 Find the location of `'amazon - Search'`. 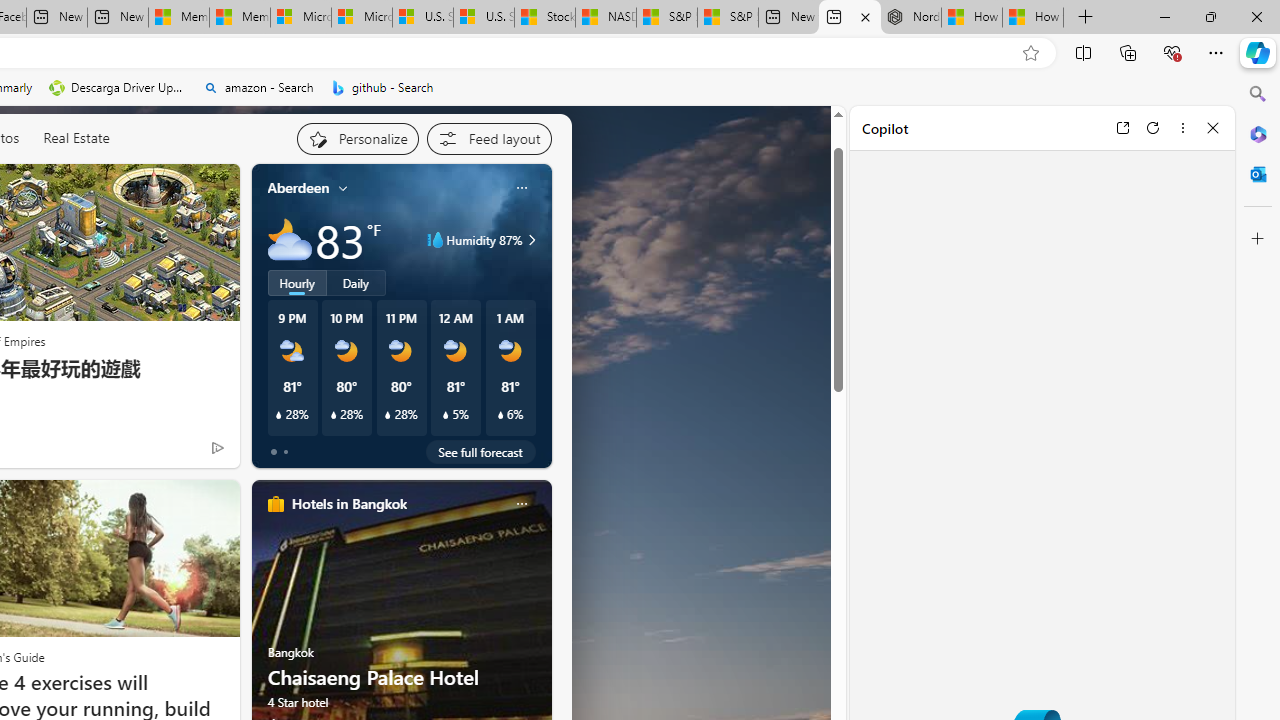

'amazon - Search' is located at coordinates (257, 87).